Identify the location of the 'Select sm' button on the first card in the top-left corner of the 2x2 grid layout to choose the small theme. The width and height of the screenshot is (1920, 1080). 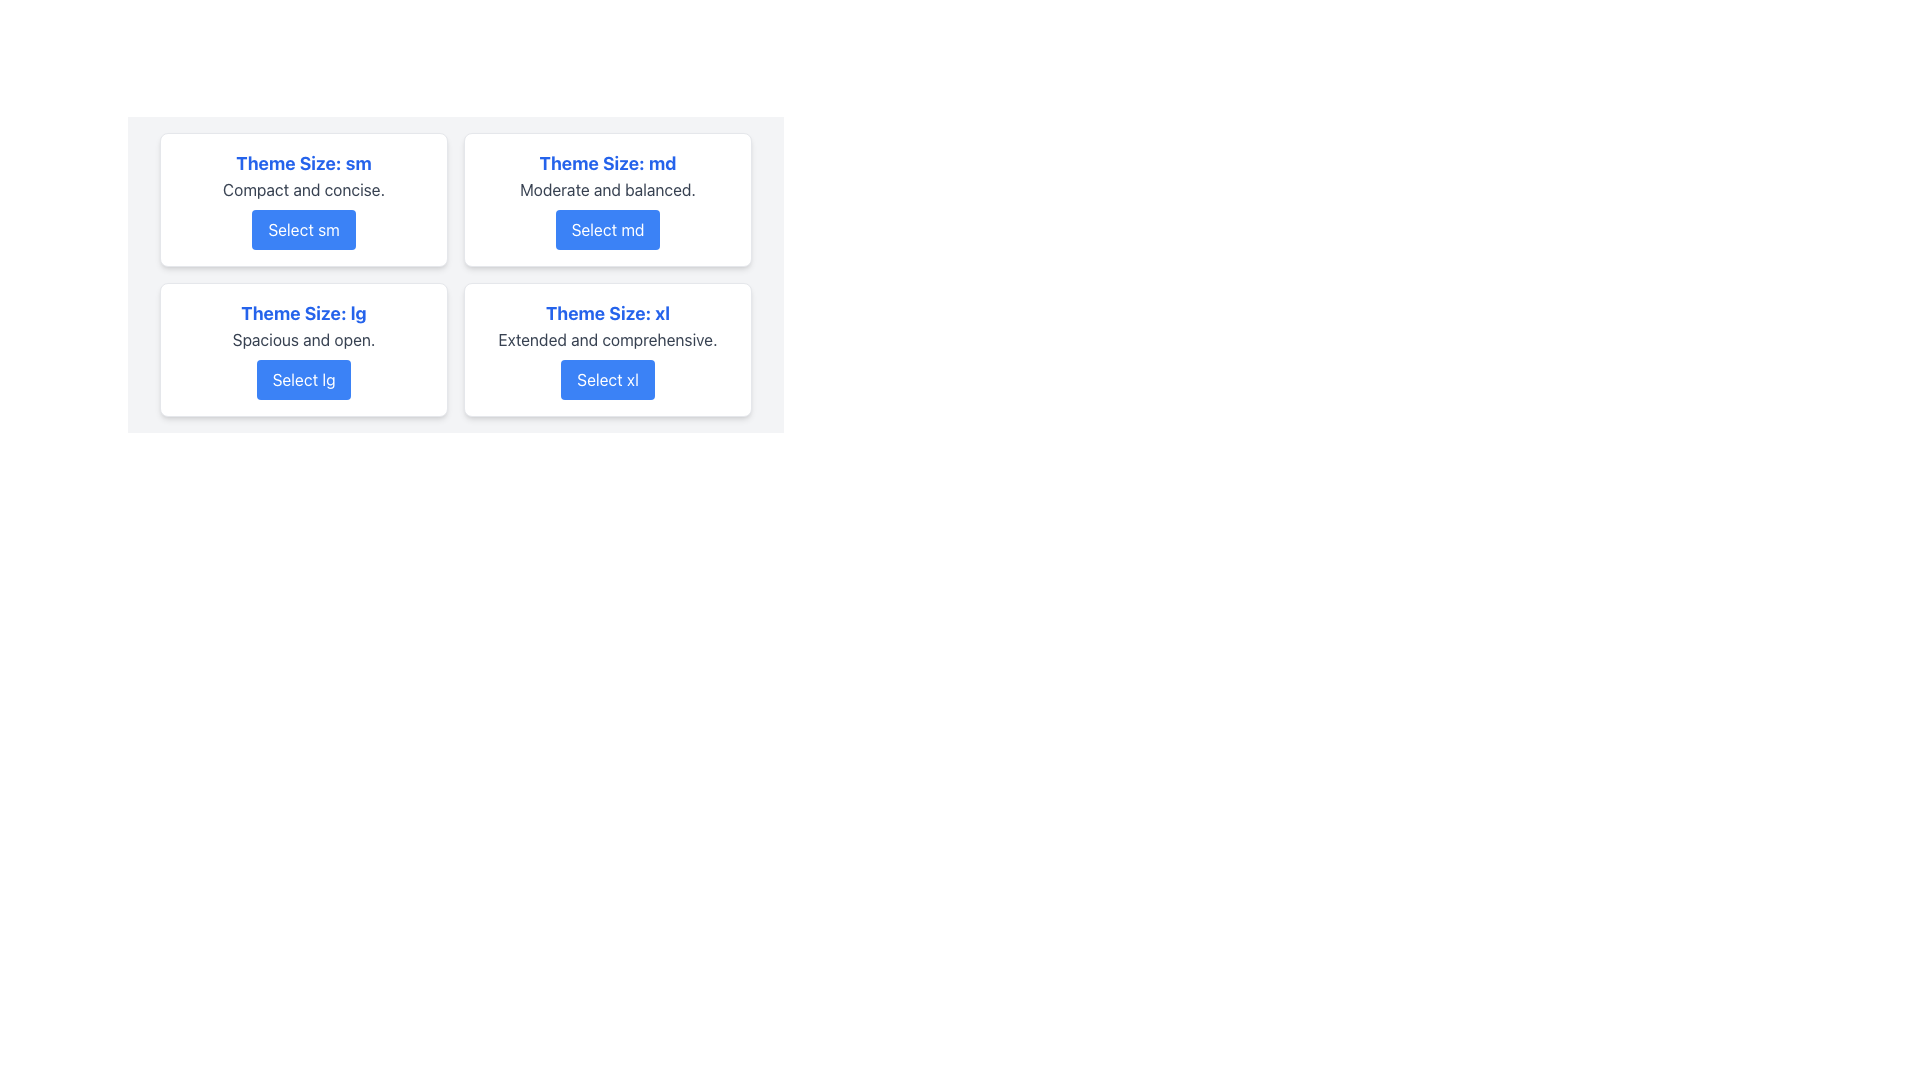
(302, 200).